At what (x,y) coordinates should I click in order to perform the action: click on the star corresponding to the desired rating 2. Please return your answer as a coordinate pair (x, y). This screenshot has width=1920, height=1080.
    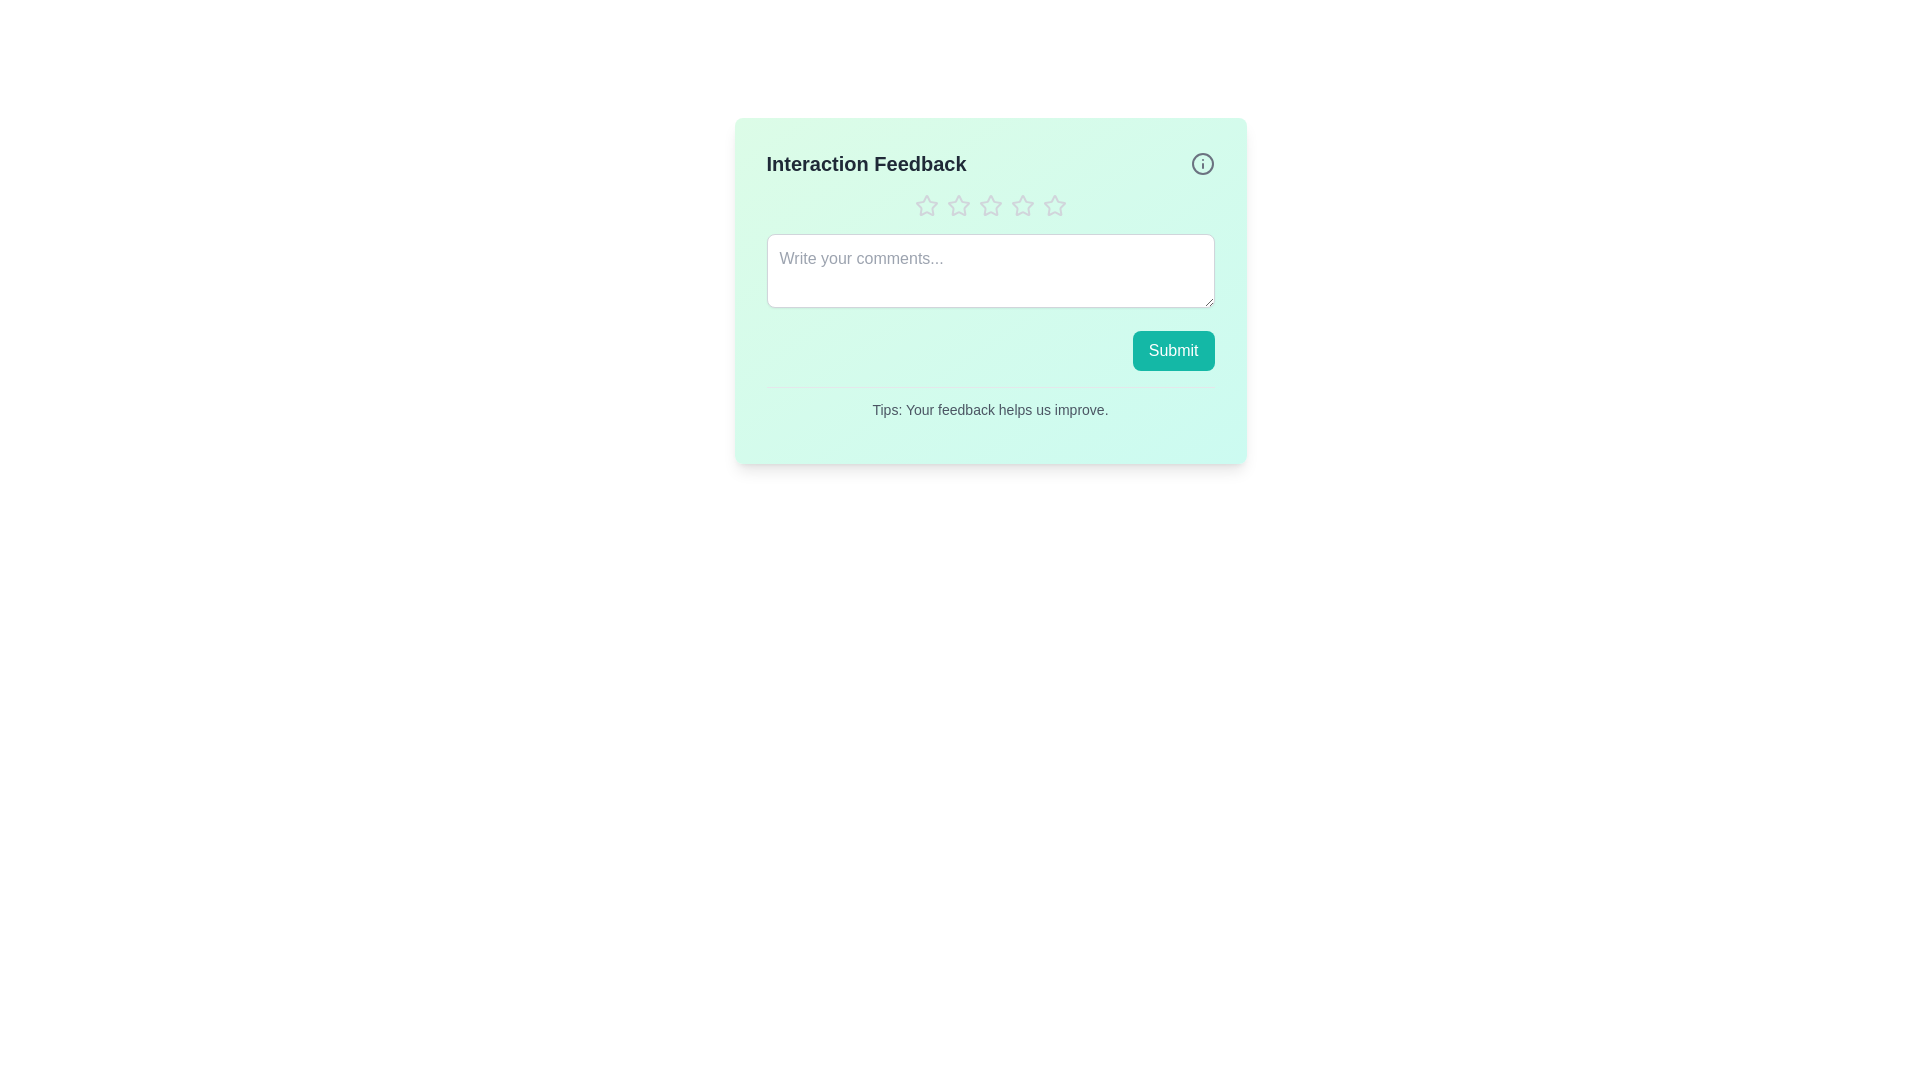
    Looking at the image, I should click on (957, 205).